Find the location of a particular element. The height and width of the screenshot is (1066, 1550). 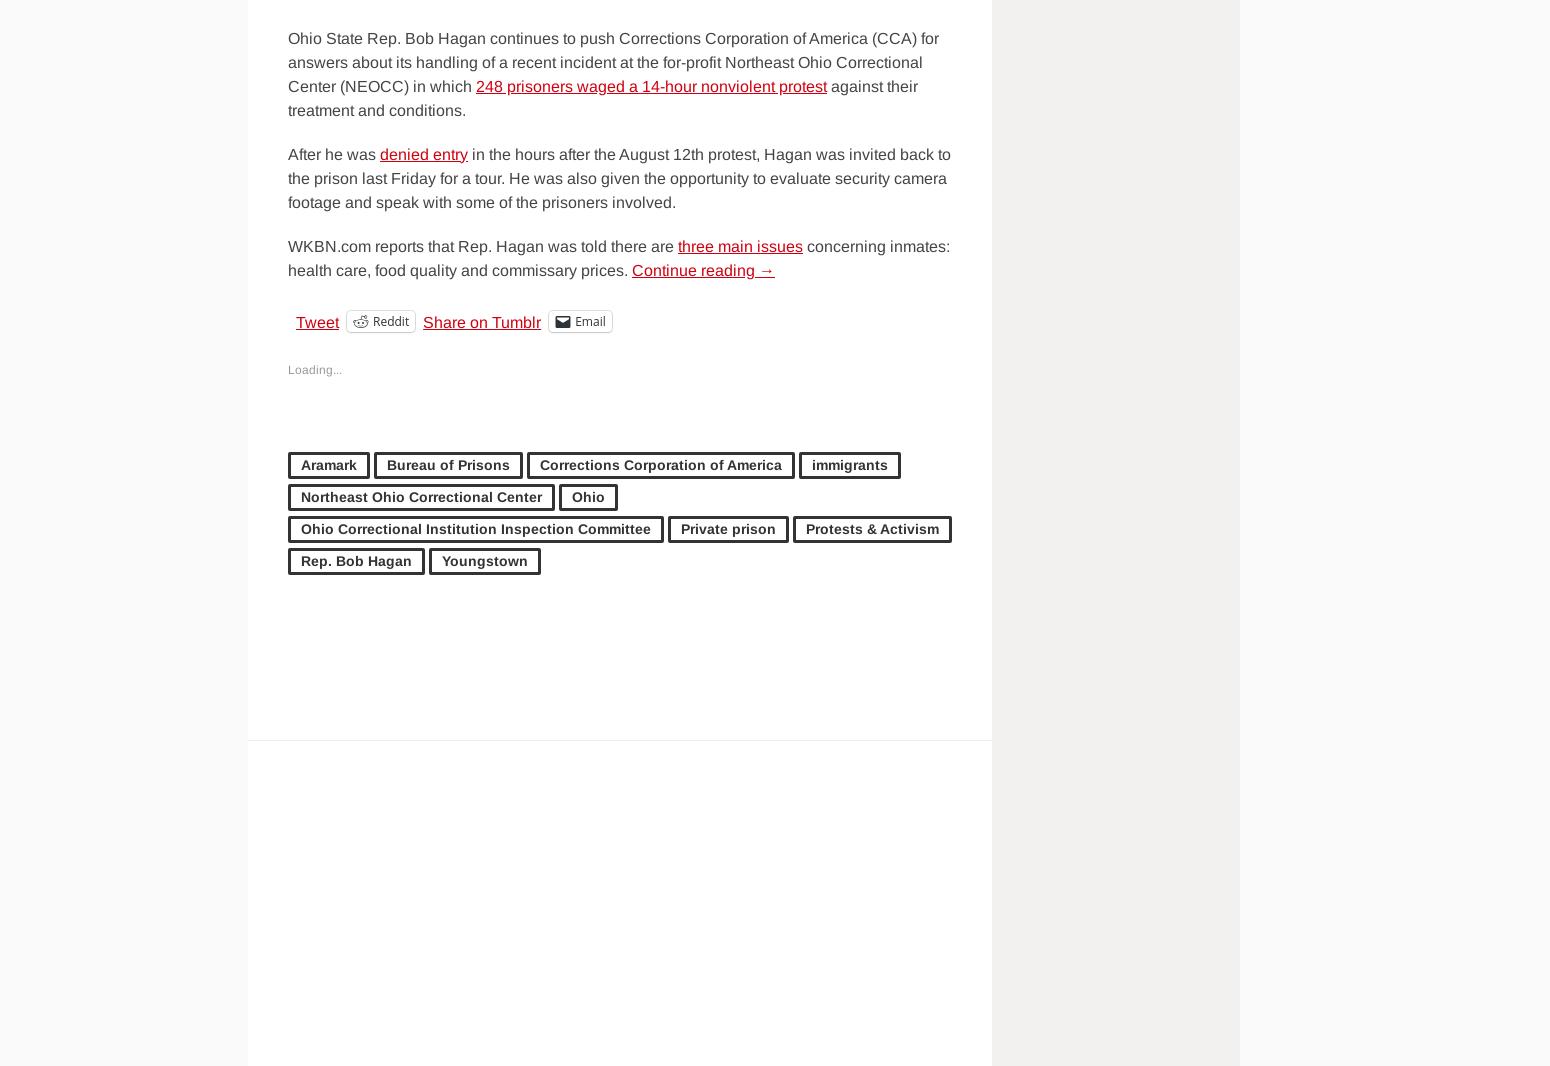

'Share on Tumblr' is located at coordinates (422, 321).